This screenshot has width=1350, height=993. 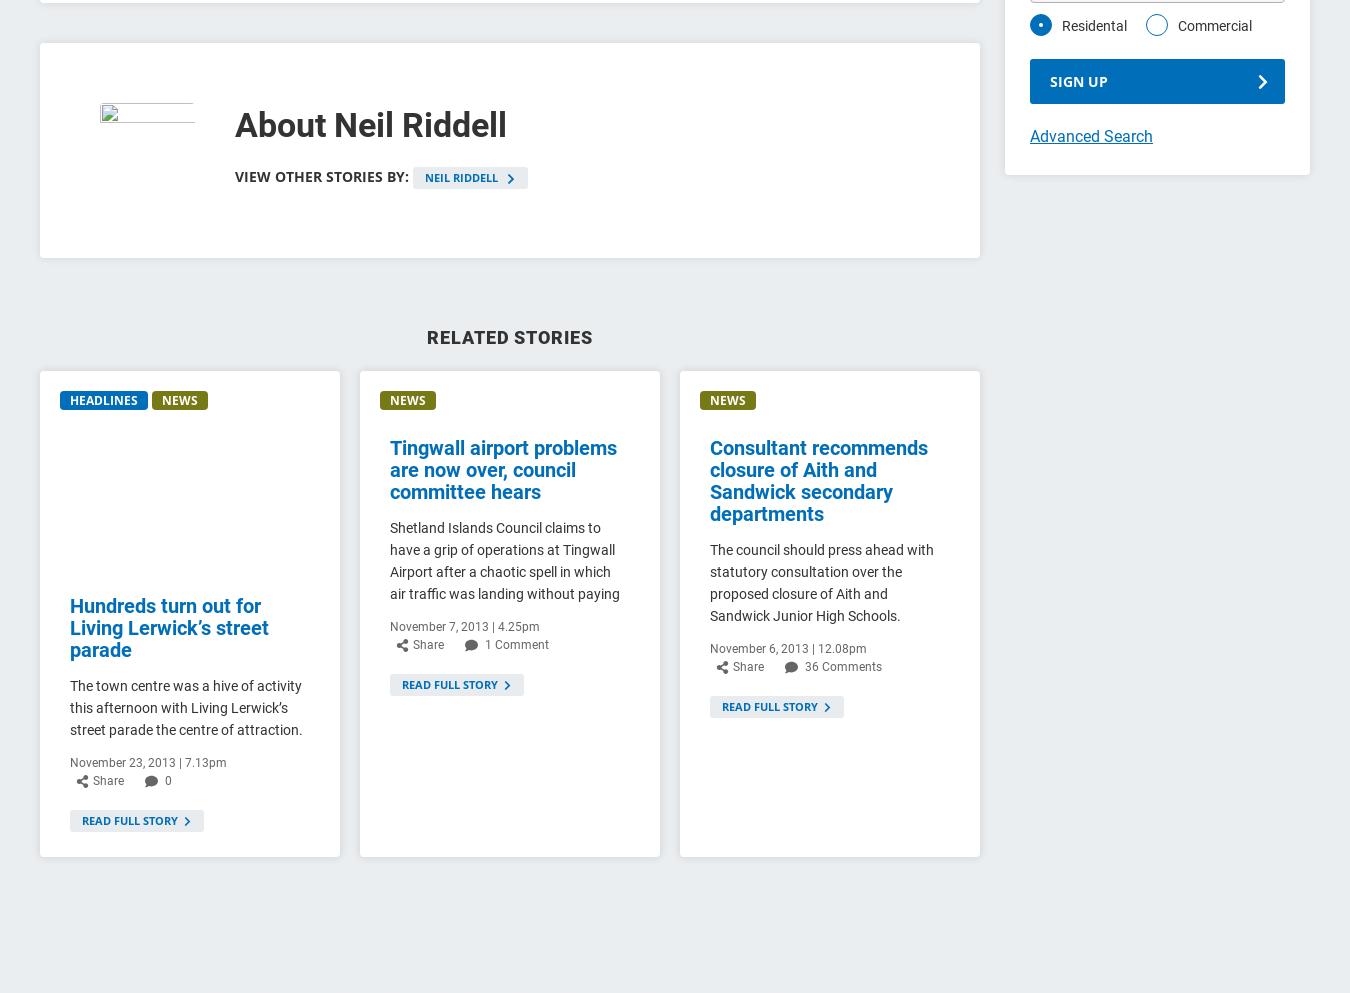 What do you see at coordinates (508, 336) in the screenshot?
I see `'RELATED STORIES'` at bounding box center [508, 336].